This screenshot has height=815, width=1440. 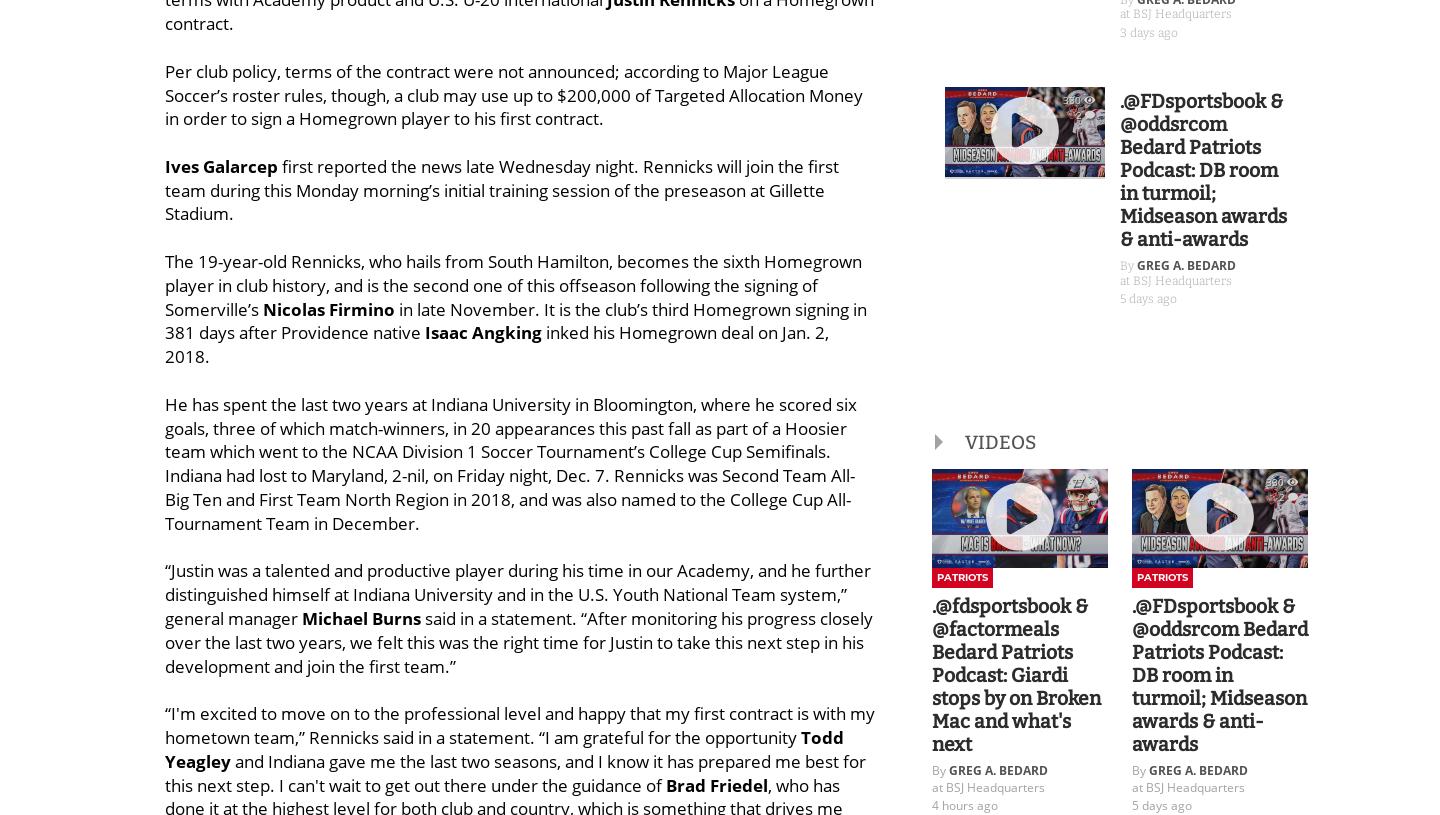 I want to click on 'VIDEOS', so click(x=999, y=442).